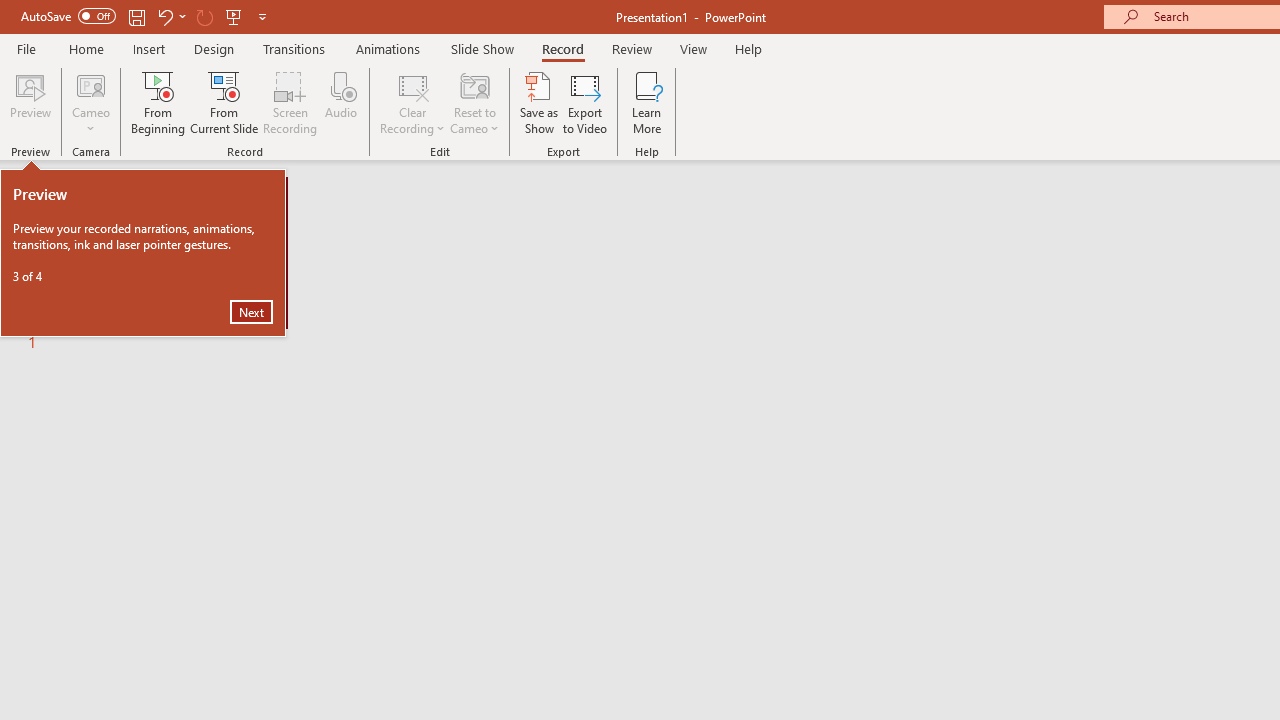 Image resolution: width=1280 pixels, height=720 pixels. What do you see at coordinates (647, 103) in the screenshot?
I see `'Learn More'` at bounding box center [647, 103].